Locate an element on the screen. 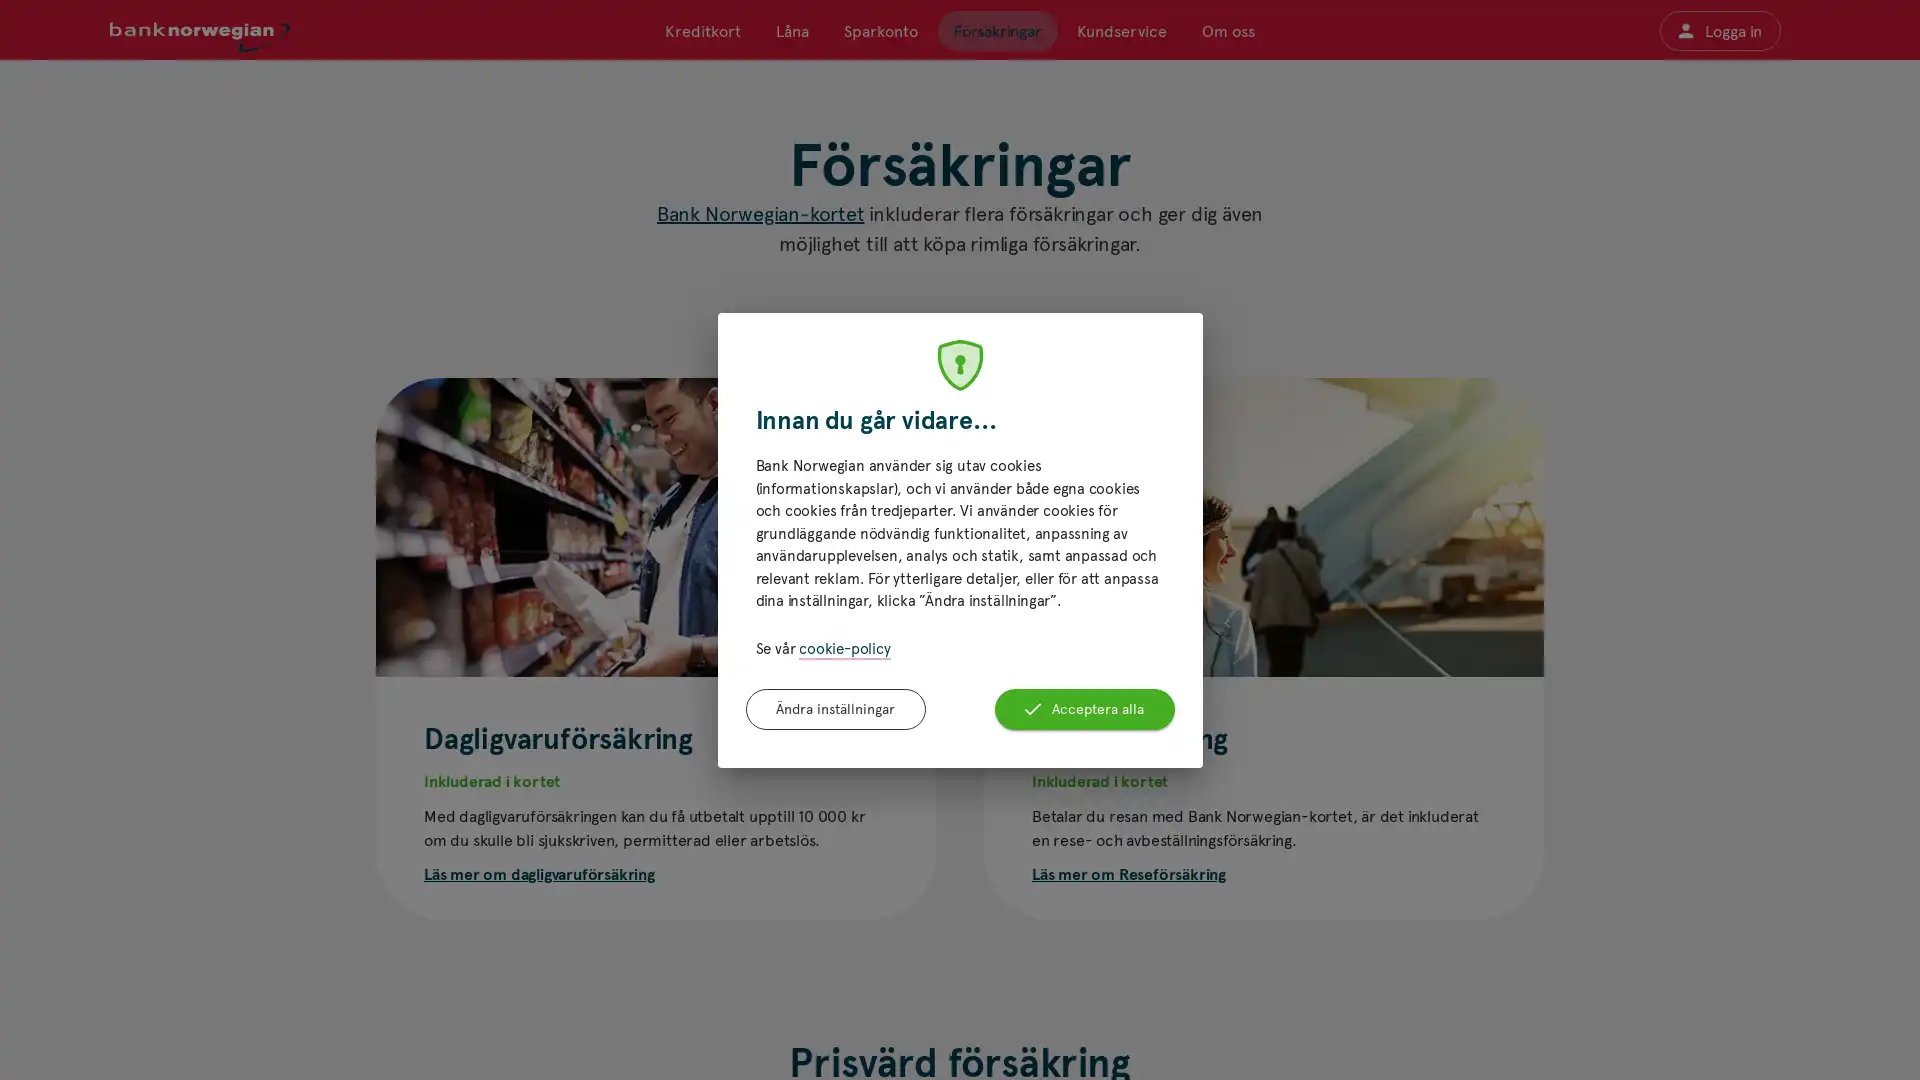  Logga in is located at coordinates (1718, 30).